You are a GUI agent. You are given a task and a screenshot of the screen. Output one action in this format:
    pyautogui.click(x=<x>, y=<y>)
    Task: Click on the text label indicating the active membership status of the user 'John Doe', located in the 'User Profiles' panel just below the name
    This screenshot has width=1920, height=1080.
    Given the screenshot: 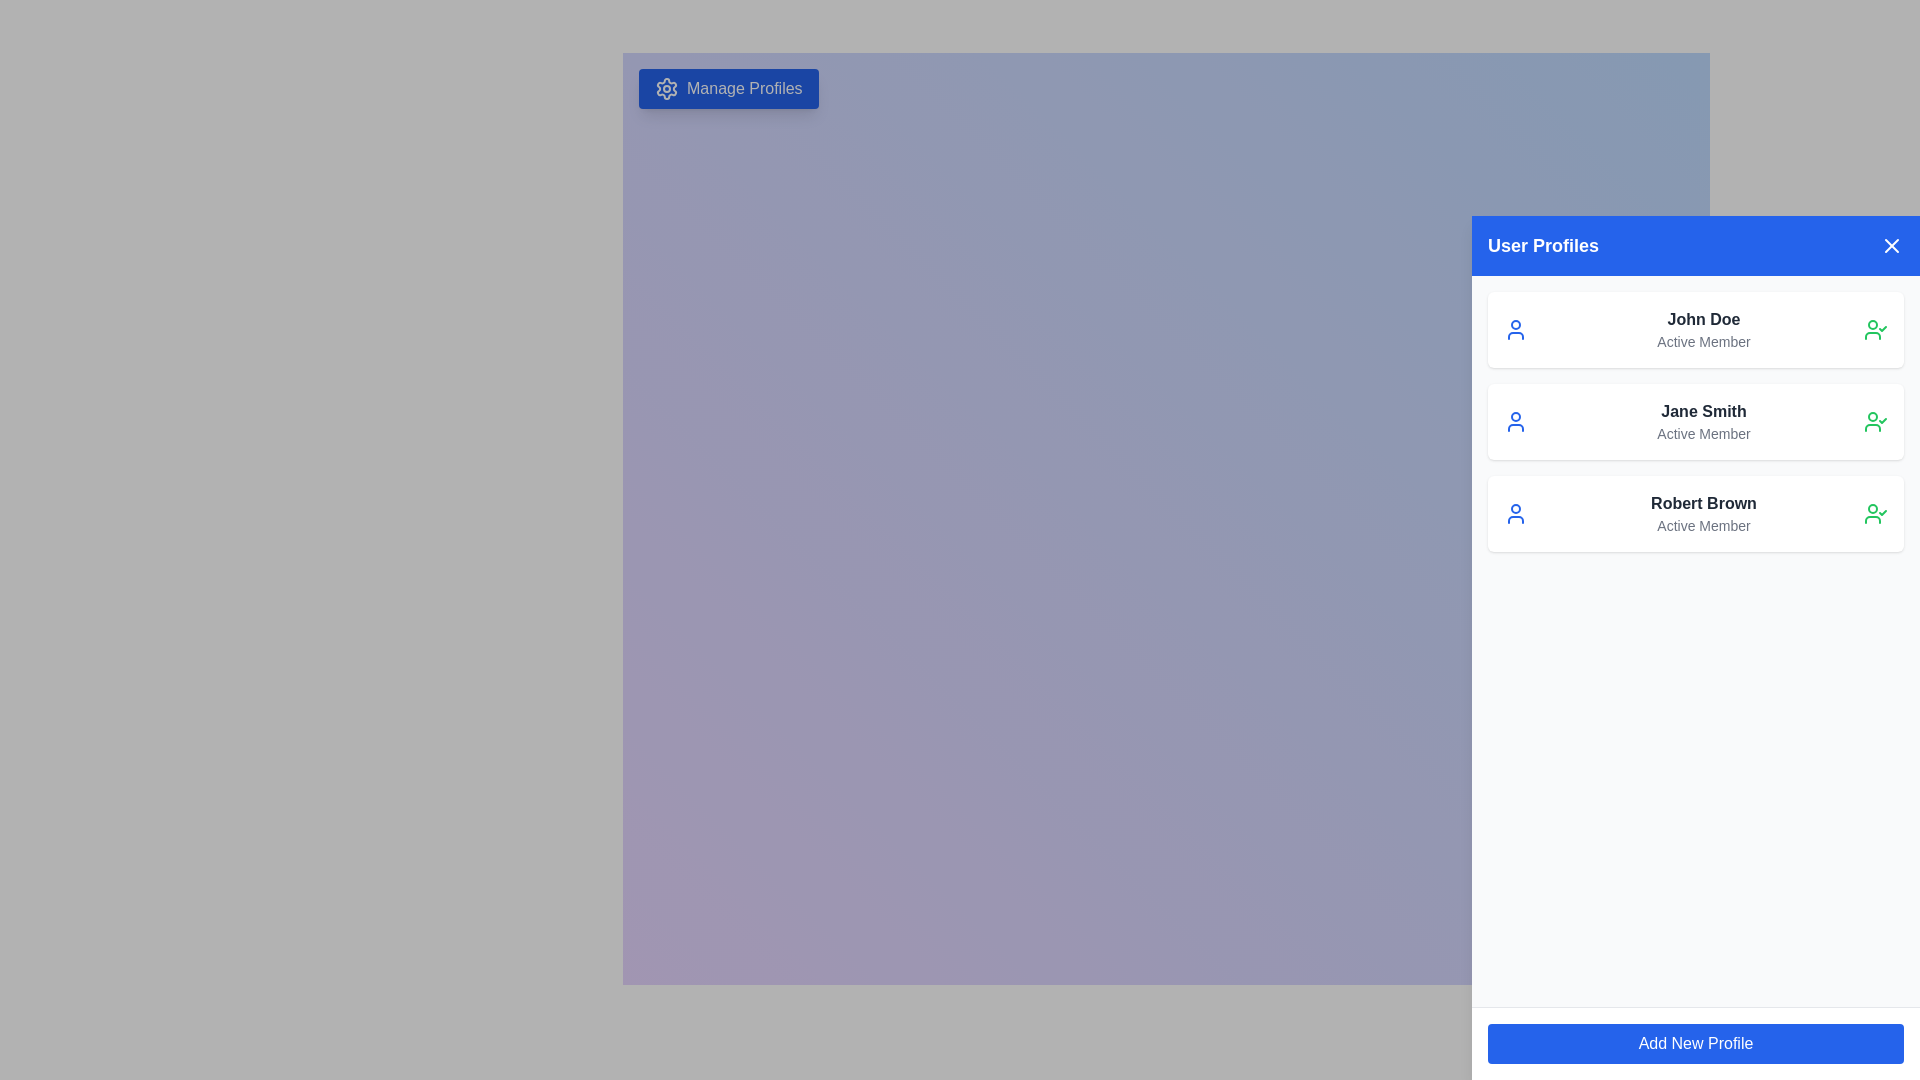 What is the action you would take?
    pyautogui.click(x=1703, y=341)
    